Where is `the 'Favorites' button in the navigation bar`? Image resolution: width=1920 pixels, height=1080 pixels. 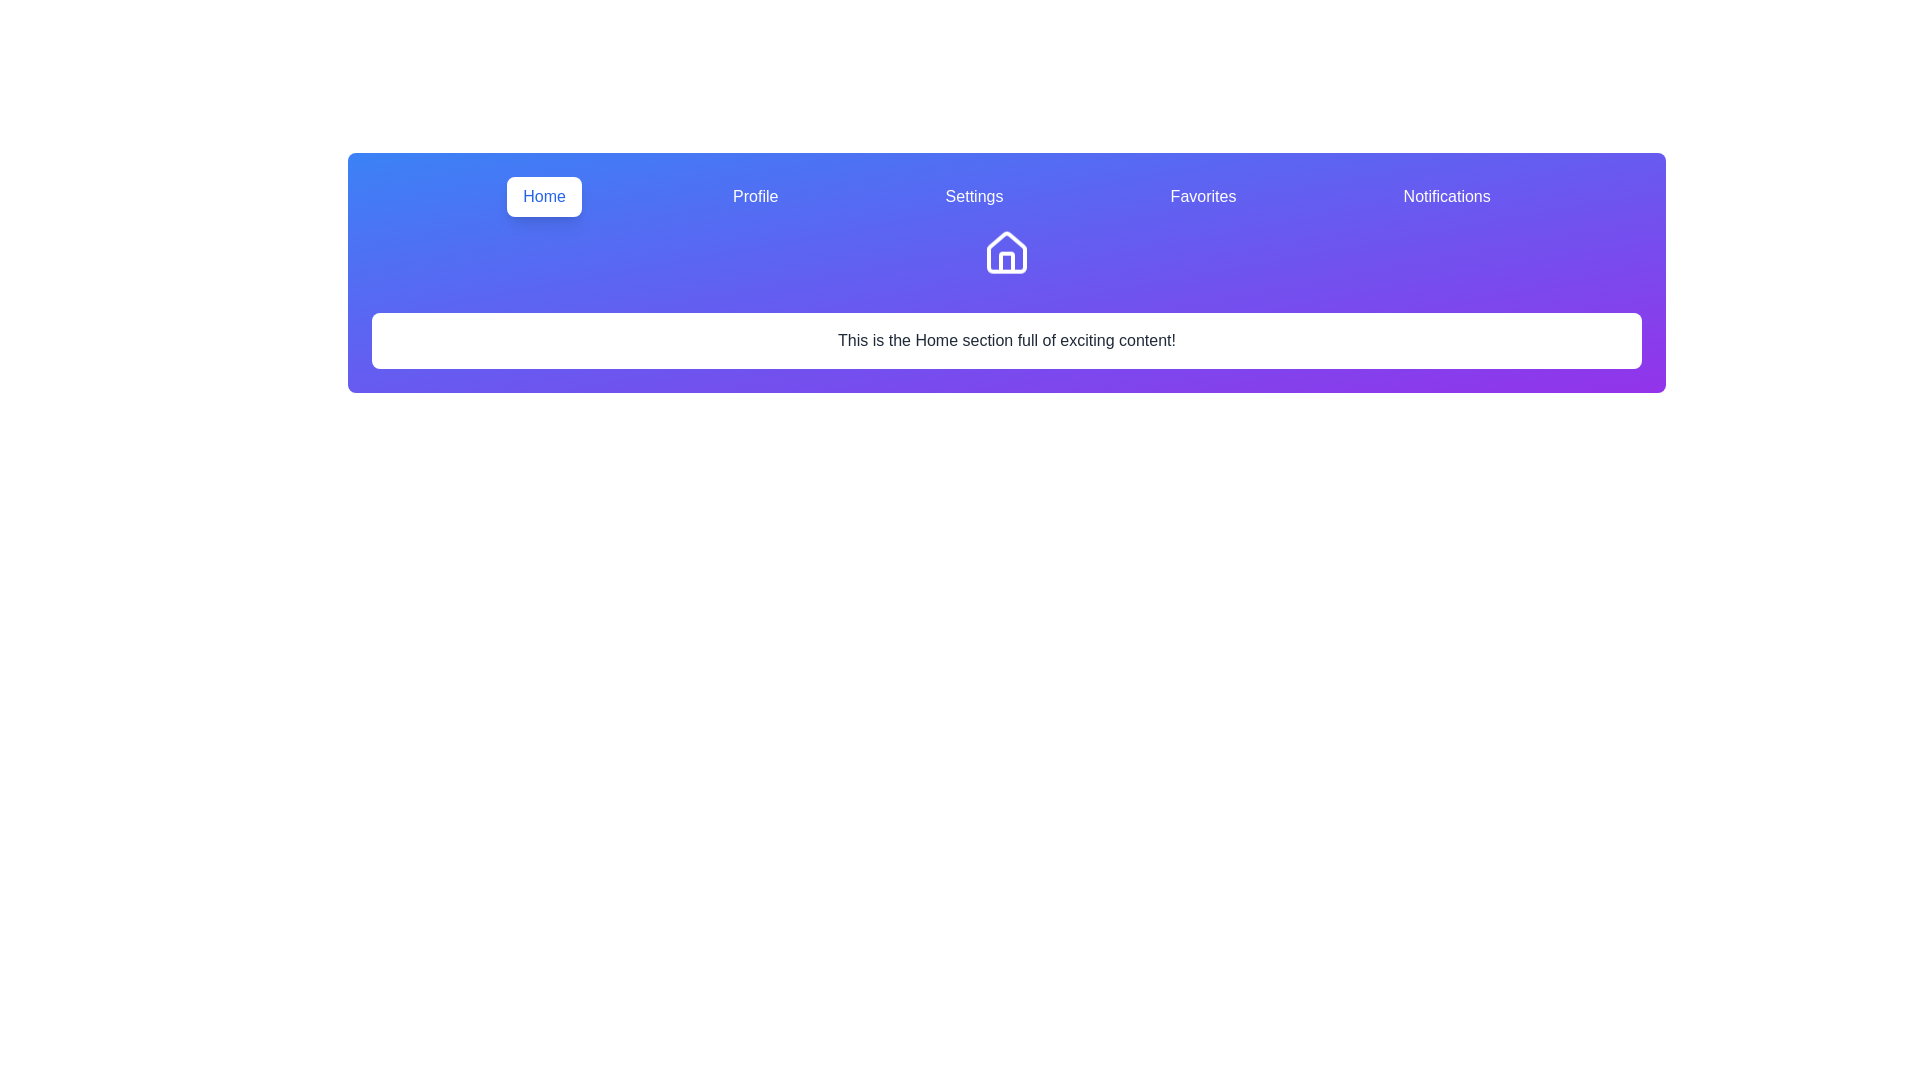
the 'Favorites' button in the navigation bar is located at coordinates (1202, 196).